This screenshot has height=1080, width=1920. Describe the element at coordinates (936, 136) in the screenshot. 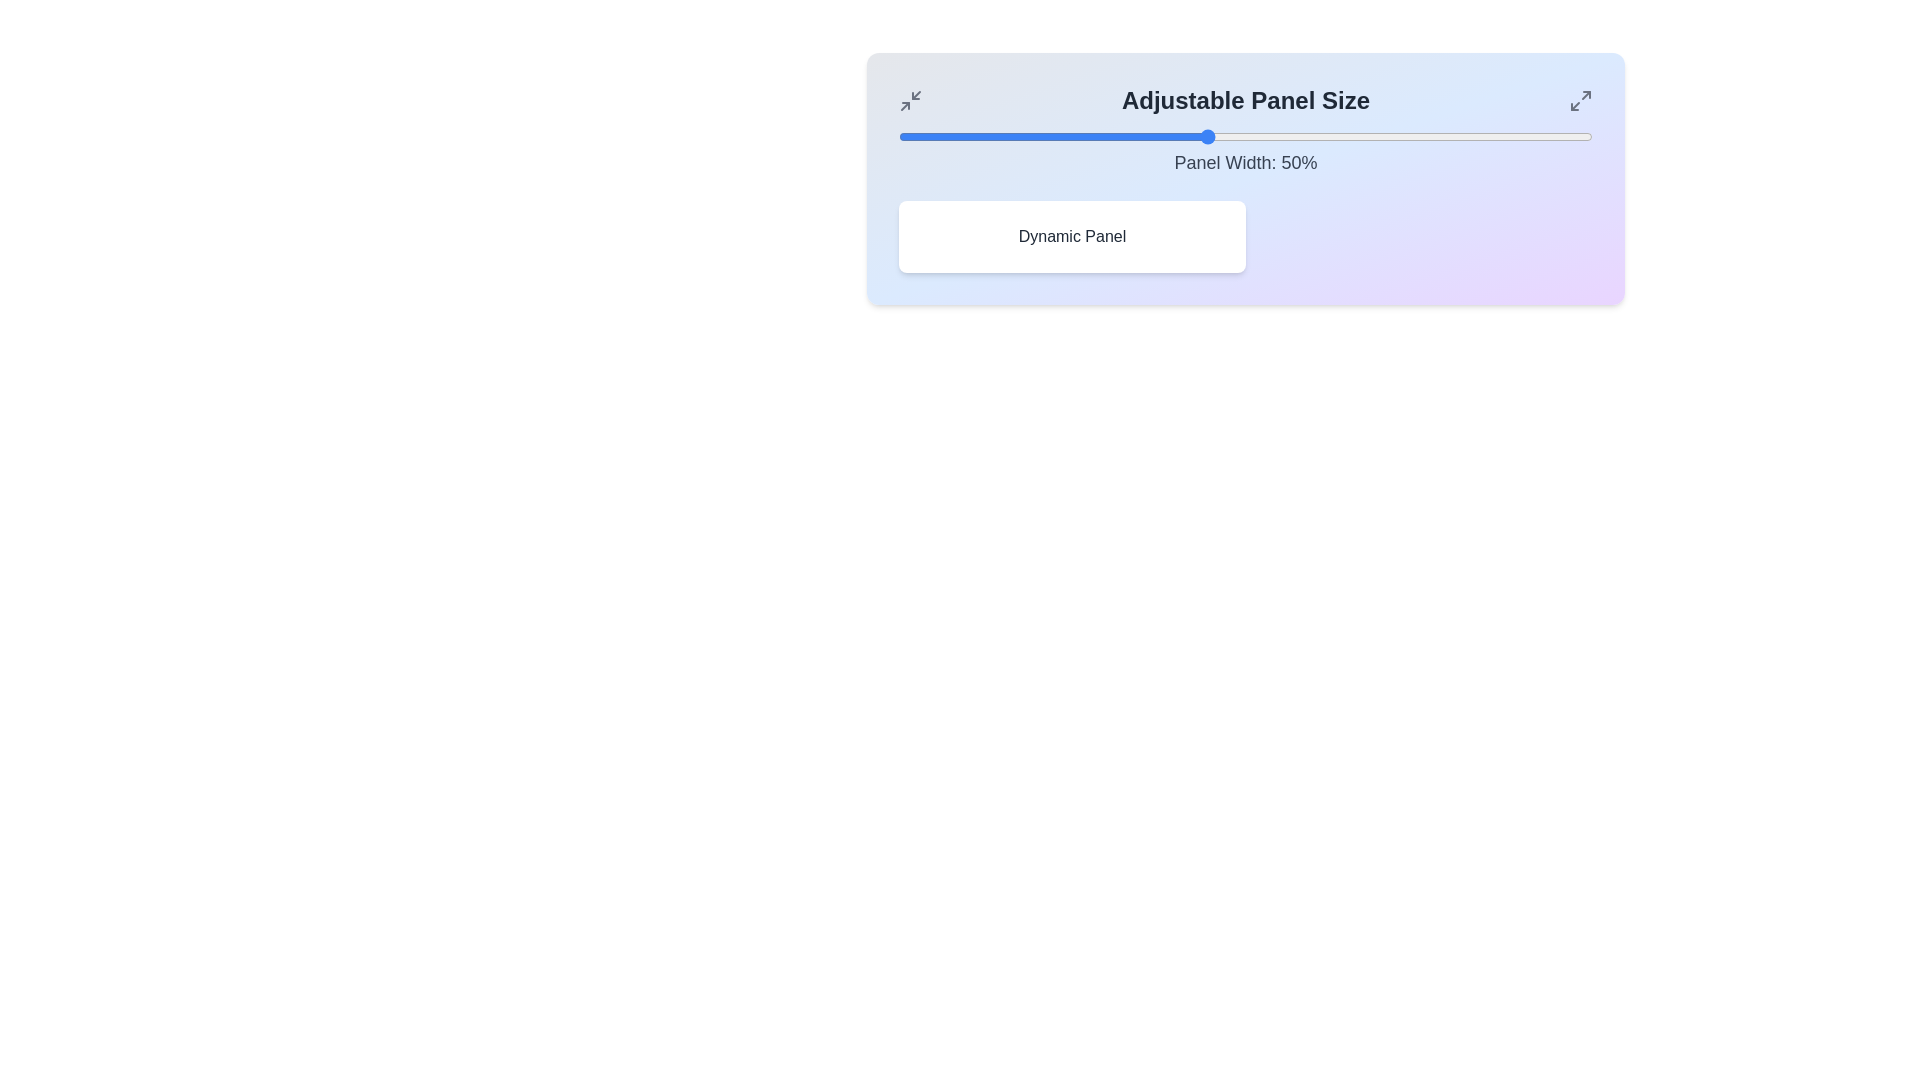

I see `the slider value` at that location.